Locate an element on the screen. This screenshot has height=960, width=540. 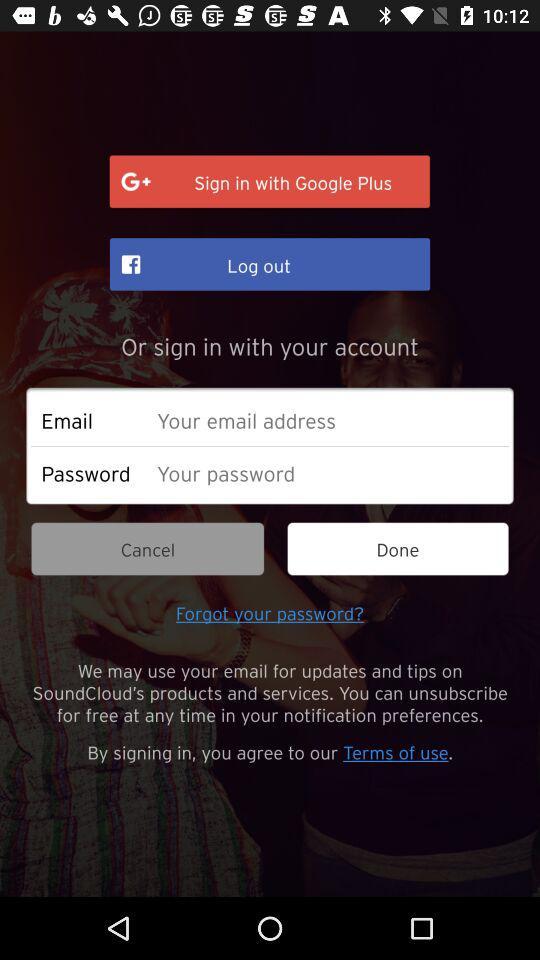
the icon above the forgot your password? is located at coordinates (146, 549).